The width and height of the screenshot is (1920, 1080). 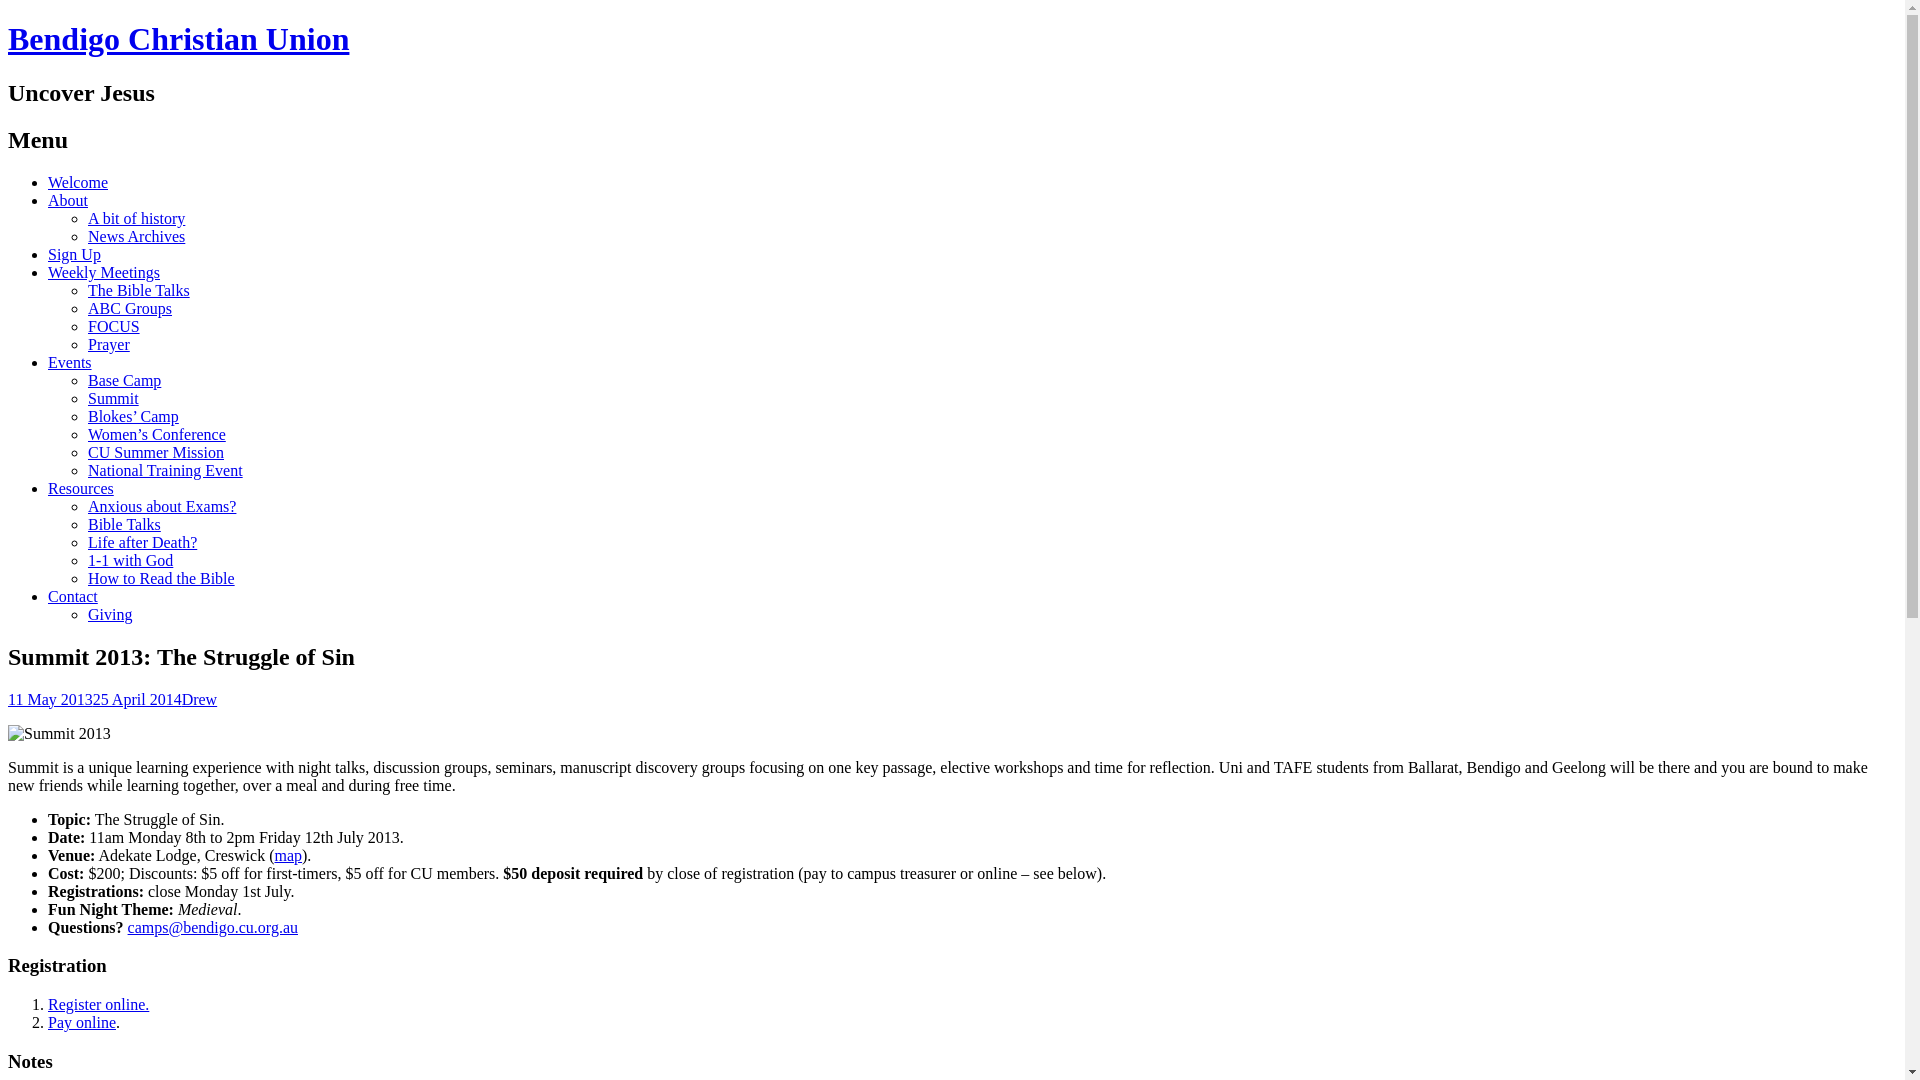 I want to click on 'CU Summer Mission', so click(x=155, y=452).